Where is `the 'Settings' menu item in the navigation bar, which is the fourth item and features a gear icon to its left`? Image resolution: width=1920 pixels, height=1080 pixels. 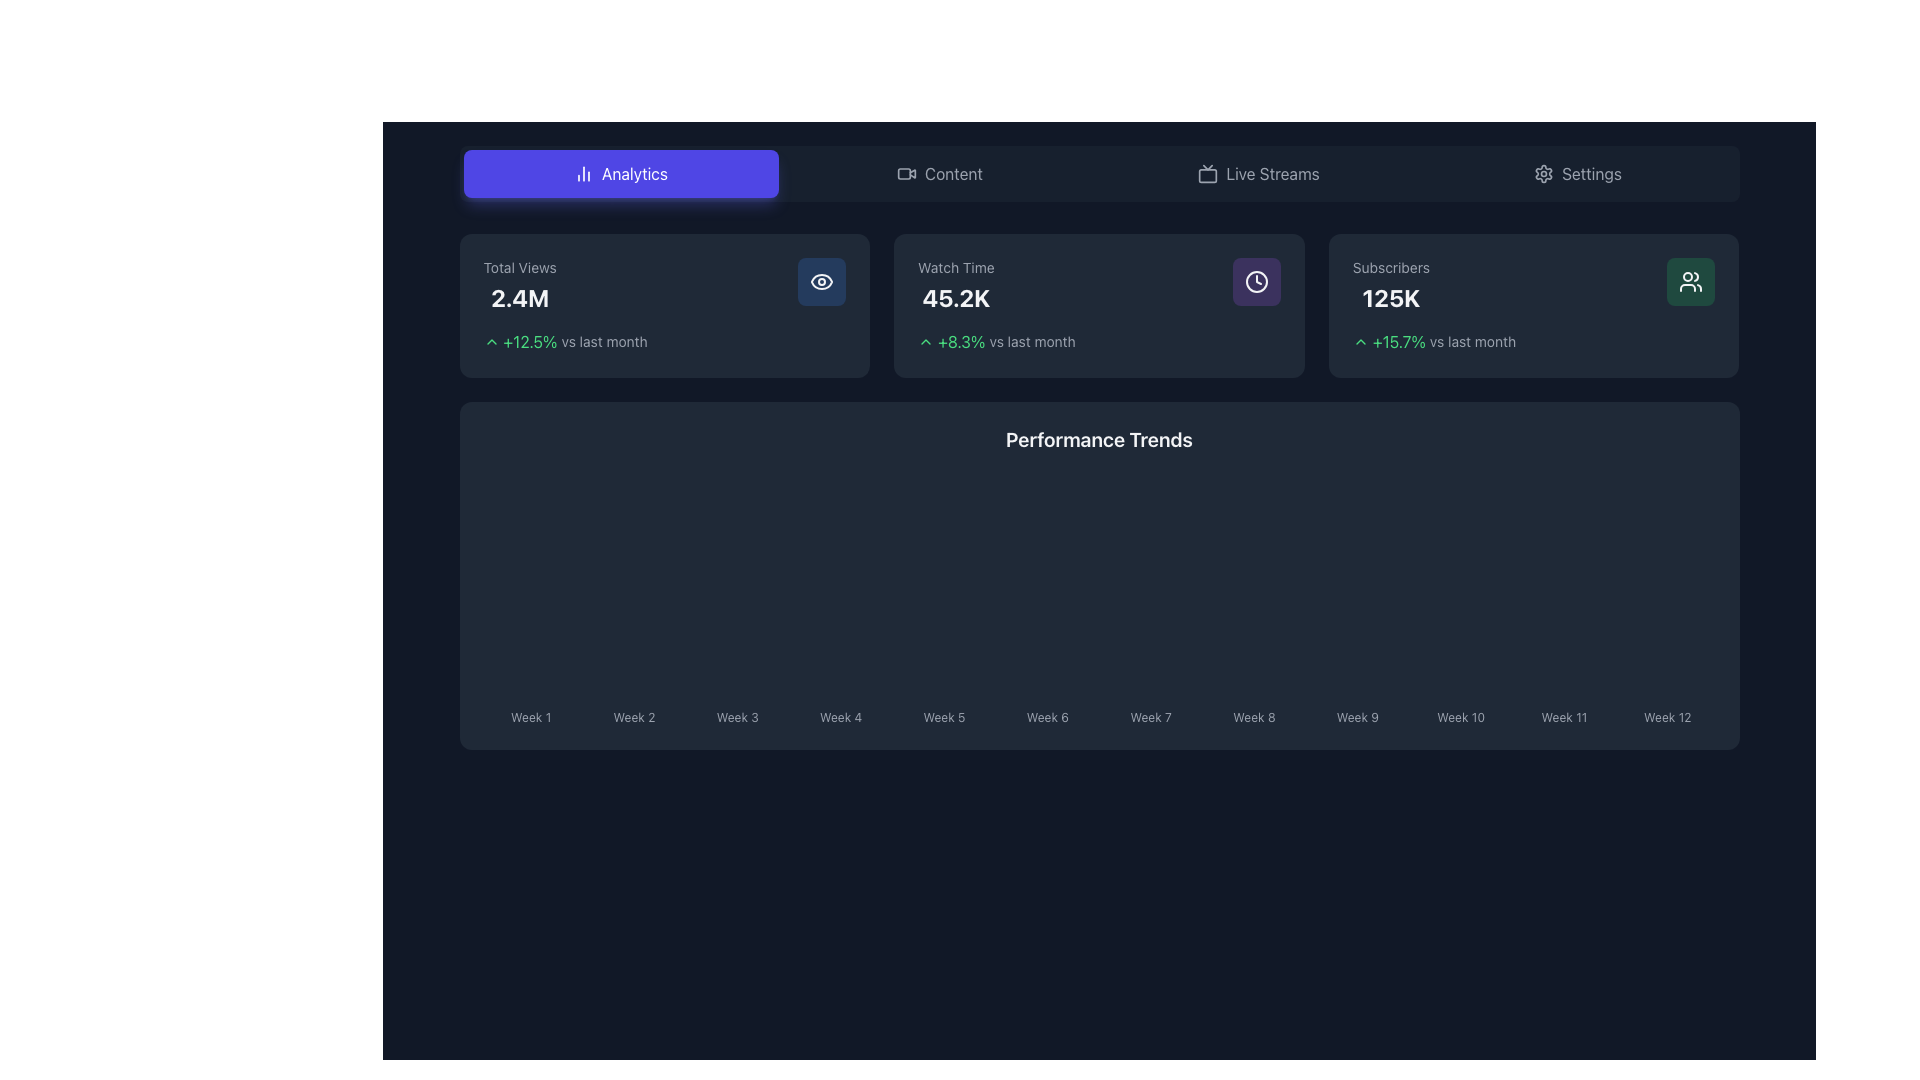
the 'Settings' menu item in the navigation bar, which is the fourth item and features a gear icon to its left is located at coordinates (1577, 172).